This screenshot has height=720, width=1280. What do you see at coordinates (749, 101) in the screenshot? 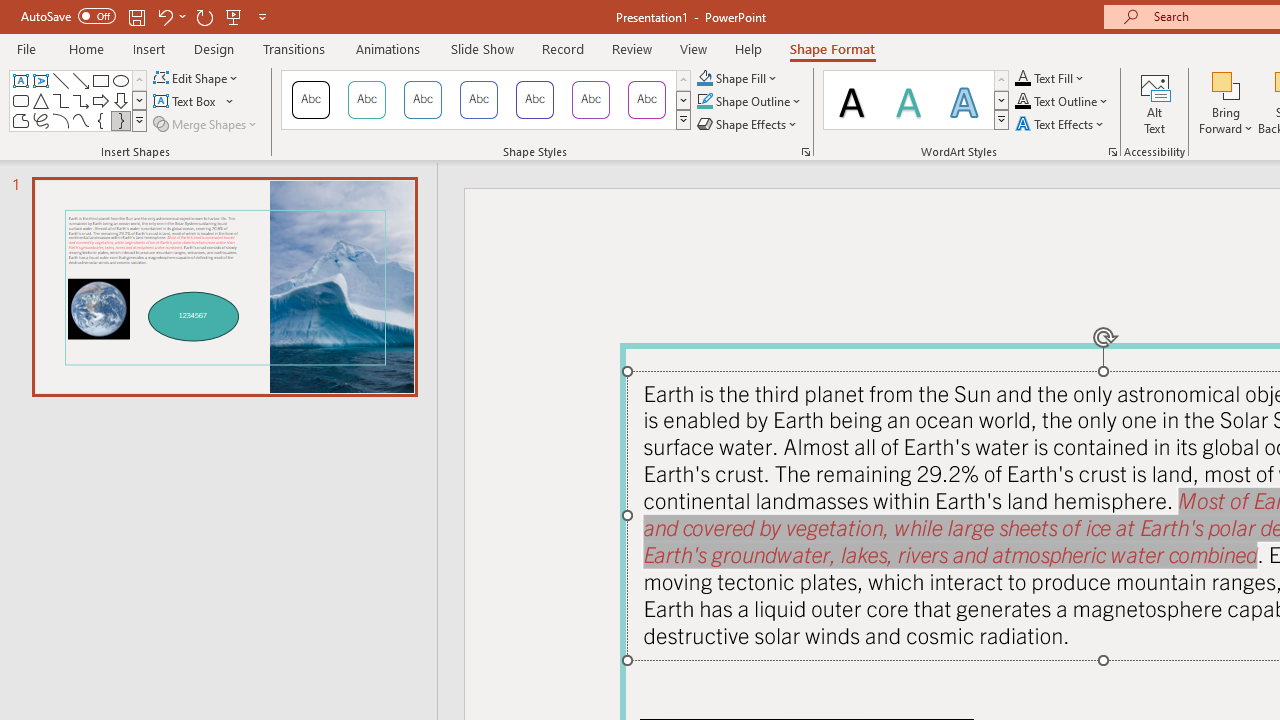
I see `'Shape Outline'` at bounding box center [749, 101].